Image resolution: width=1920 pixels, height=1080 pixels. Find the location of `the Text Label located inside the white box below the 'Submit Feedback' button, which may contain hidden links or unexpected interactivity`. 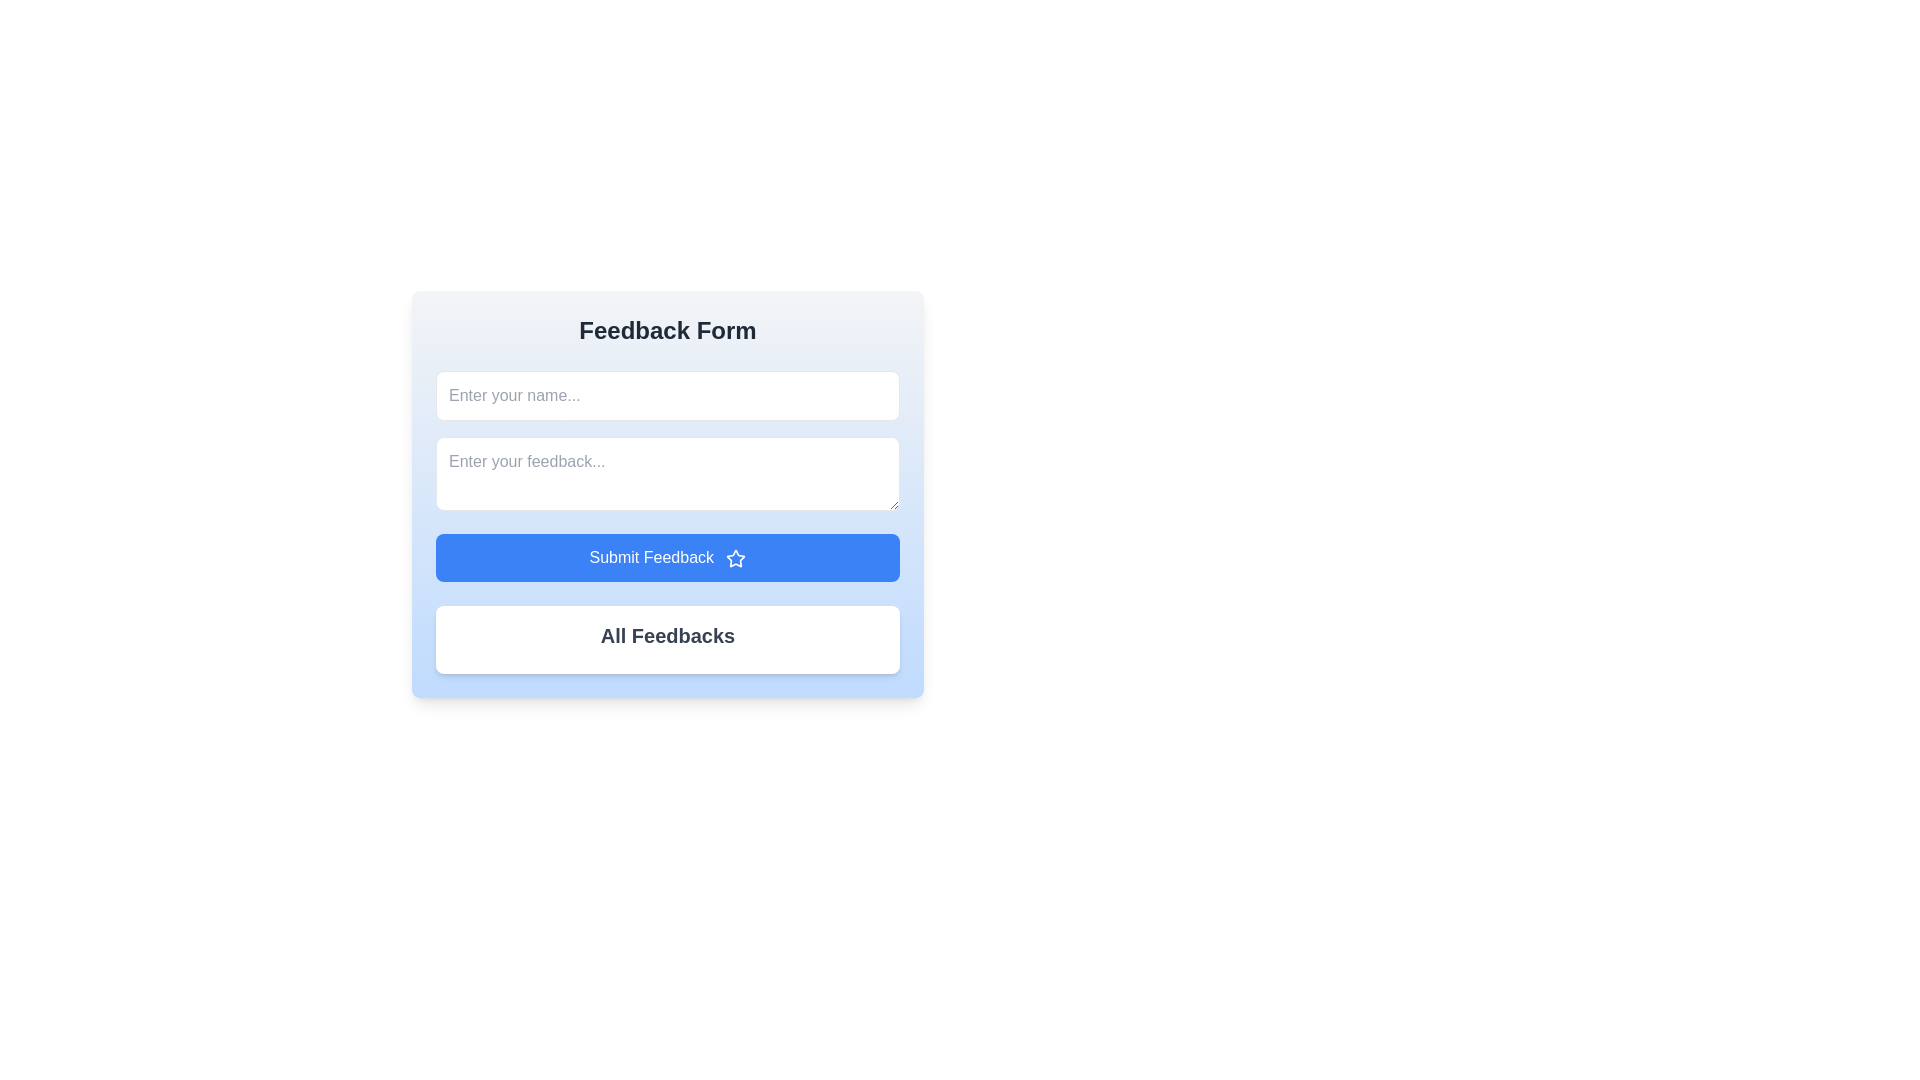

the Text Label located inside the white box below the 'Submit Feedback' button, which may contain hidden links or unexpected interactivity is located at coordinates (667, 636).